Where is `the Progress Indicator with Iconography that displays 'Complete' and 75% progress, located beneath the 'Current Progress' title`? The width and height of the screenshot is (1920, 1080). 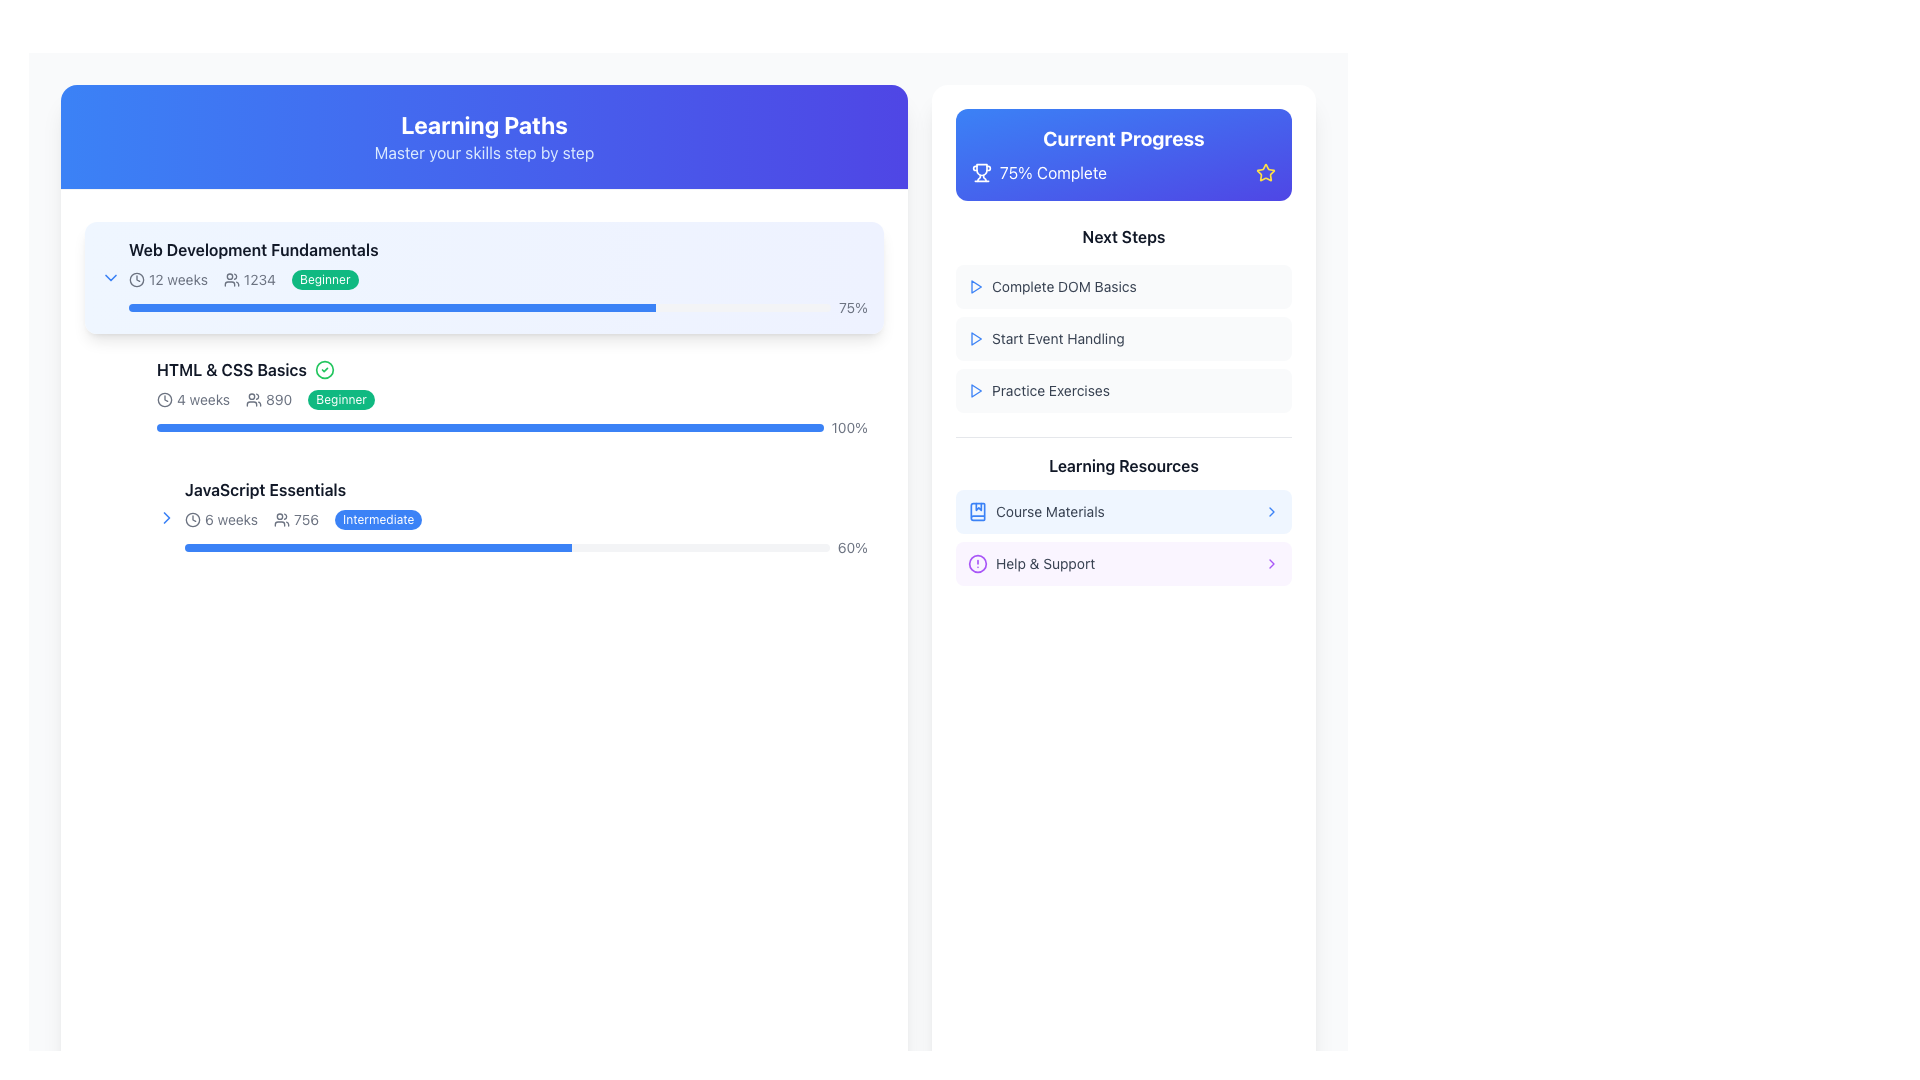 the Progress Indicator with Iconography that displays 'Complete' and 75% progress, located beneath the 'Current Progress' title is located at coordinates (1123, 172).